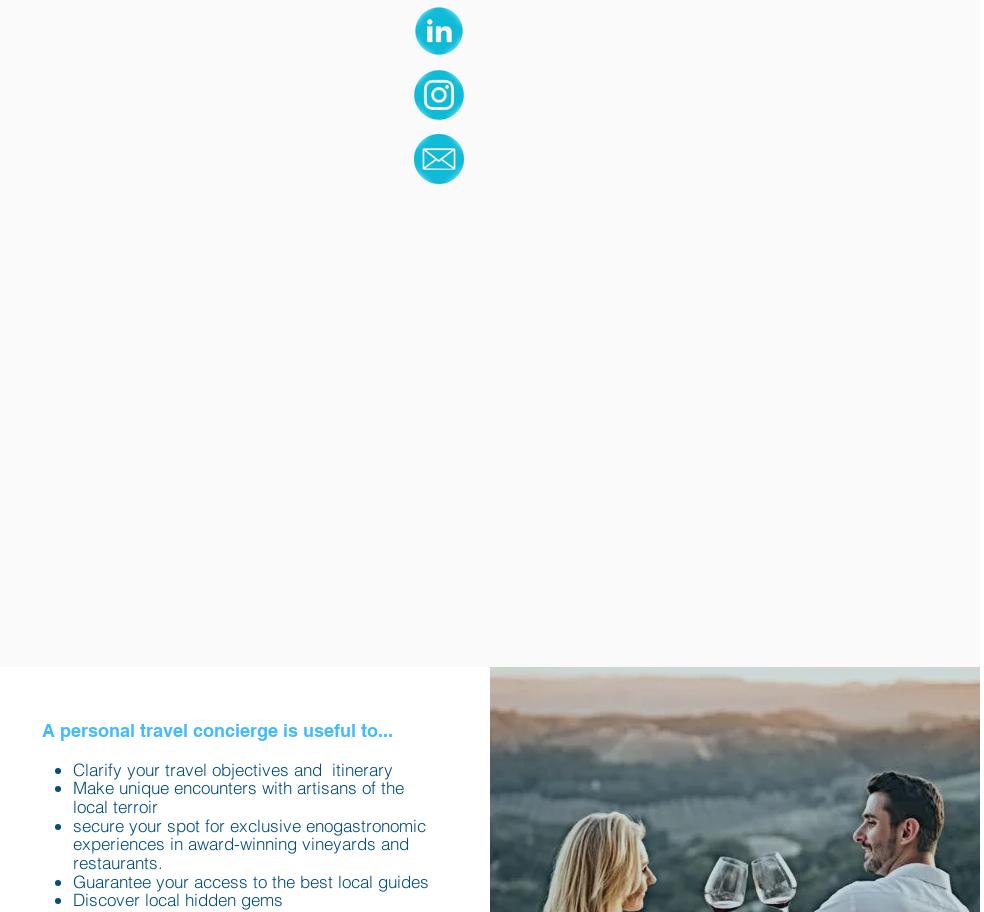 The width and height of the screenshot is (984, 912). I want to click on 'Guarantee your', so click(129, 879).